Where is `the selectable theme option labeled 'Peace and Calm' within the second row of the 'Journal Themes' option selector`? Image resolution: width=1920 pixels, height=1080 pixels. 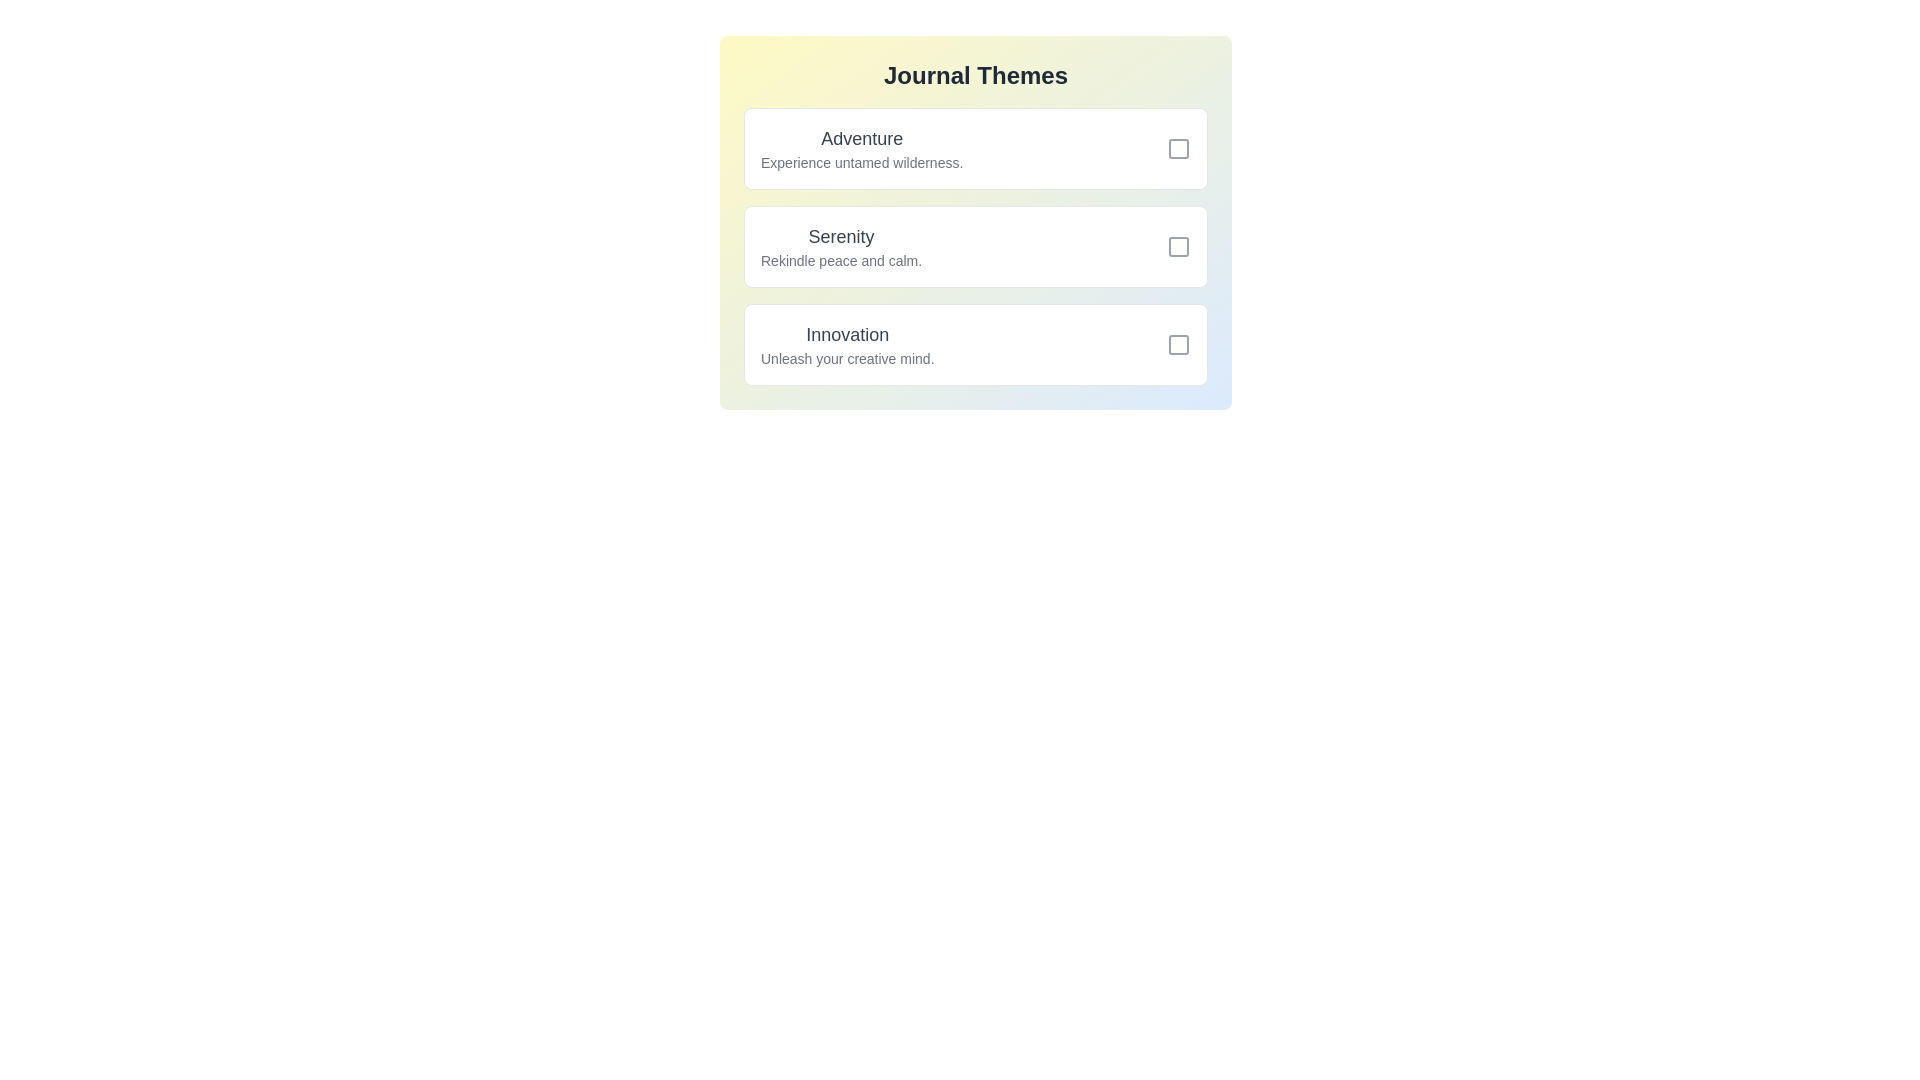 the selectable theme option labeled 'Peace and Calm' within the second row of the 'Journal Themes' option selector is located at coordinates (841, 245).